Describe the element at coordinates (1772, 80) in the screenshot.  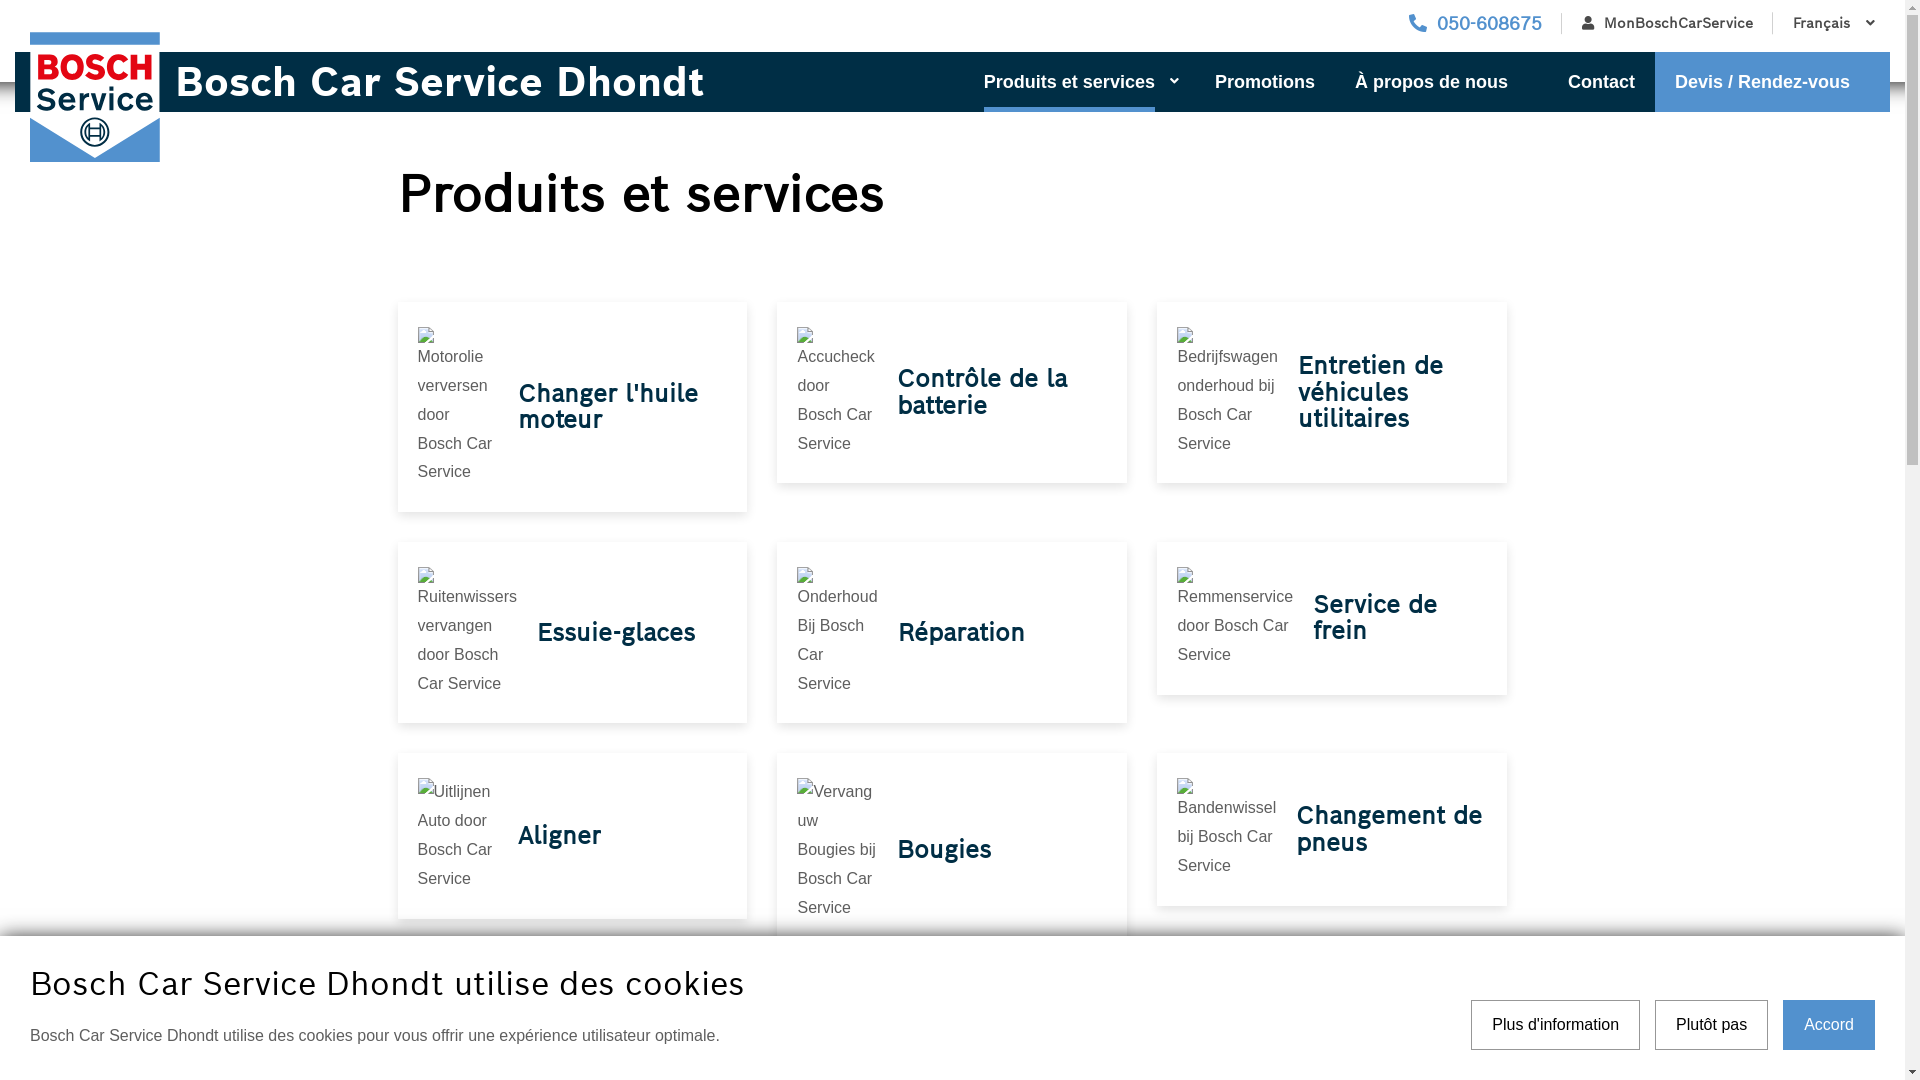
I see `'Devis / Rendez-vous'` at that location.